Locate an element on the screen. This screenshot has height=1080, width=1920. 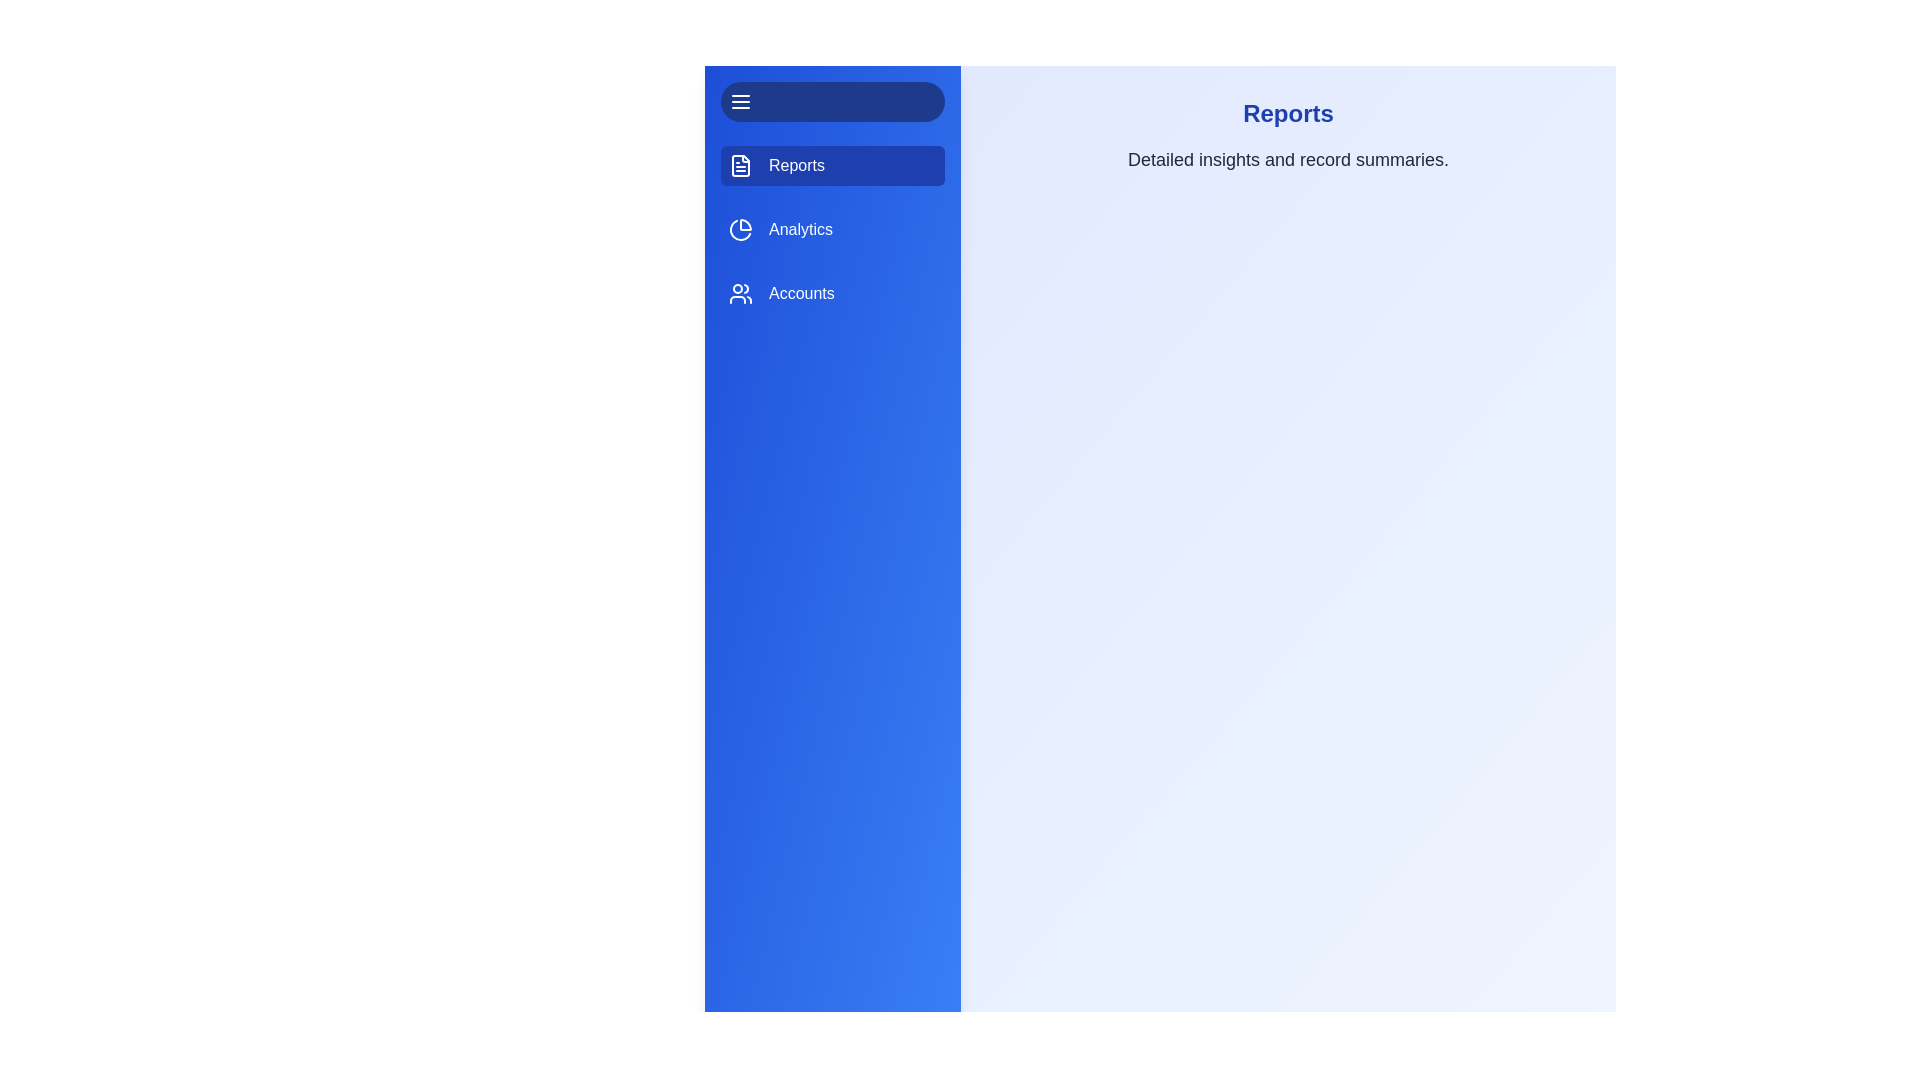
the tab labeled 'Accounts' to view its content is located at coordinates (833, 293).